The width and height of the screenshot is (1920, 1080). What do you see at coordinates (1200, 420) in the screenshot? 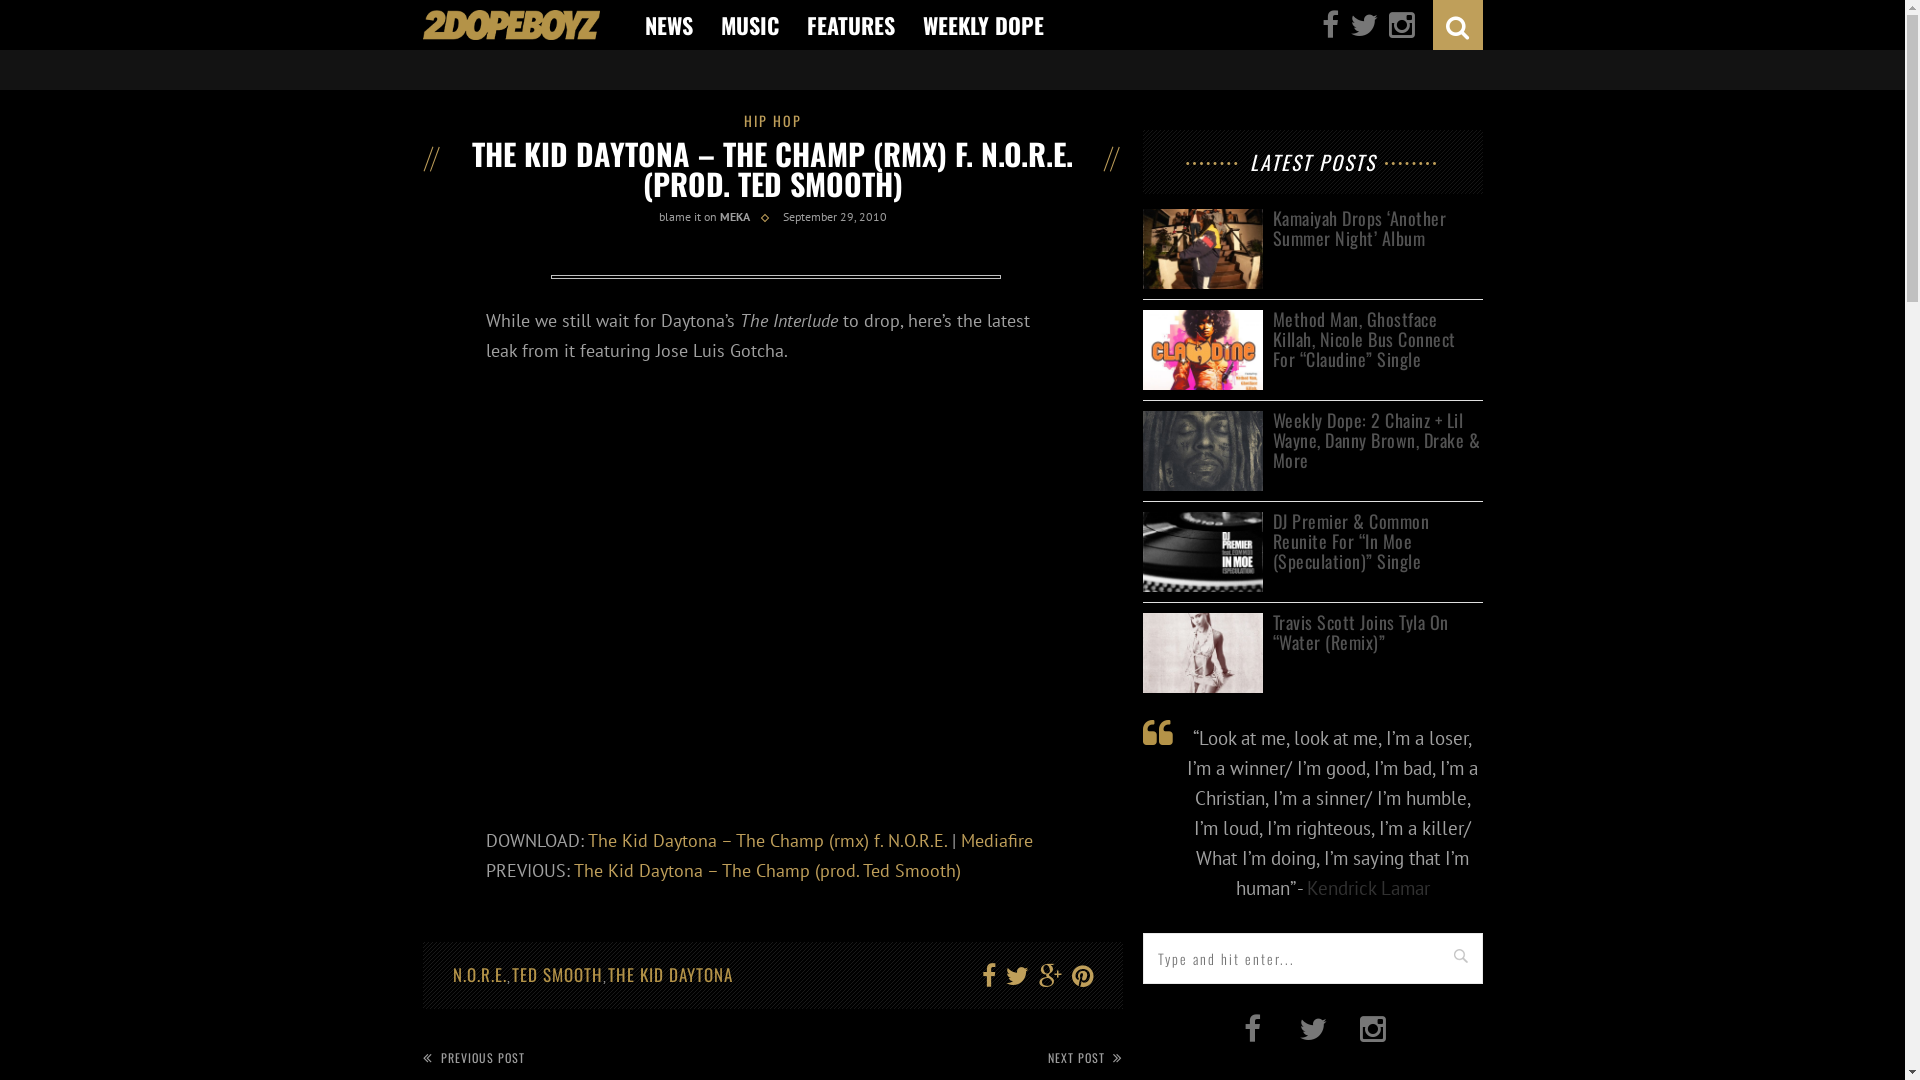
I see `'Weekly Dope: 2 Chainz + Lil Wayne, Danny Brown, Drake & More'` at bounding box center [1200, 420].